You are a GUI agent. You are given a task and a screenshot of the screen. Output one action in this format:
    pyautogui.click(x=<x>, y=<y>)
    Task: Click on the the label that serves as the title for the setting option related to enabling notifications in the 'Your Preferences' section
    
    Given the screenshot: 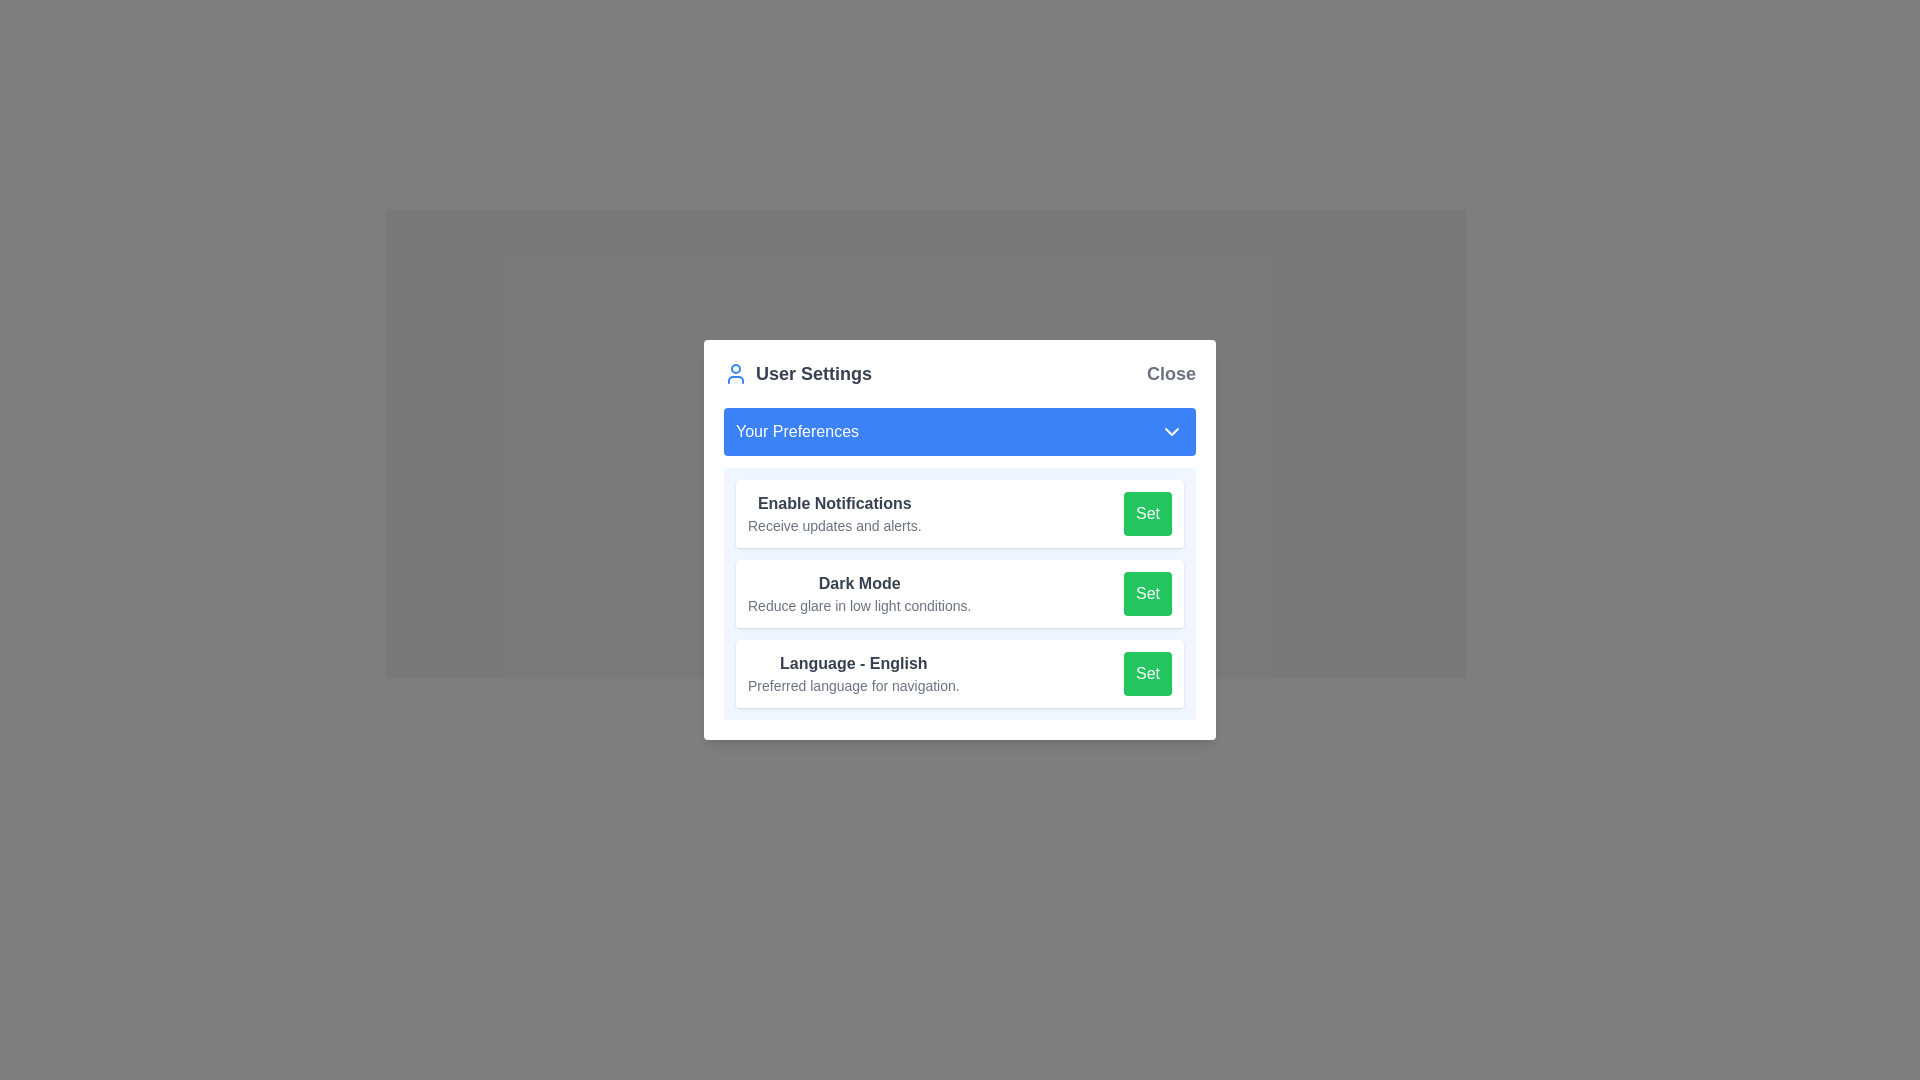 What is the action you would take?
    pyautogui.click(x=834, y=502)
    